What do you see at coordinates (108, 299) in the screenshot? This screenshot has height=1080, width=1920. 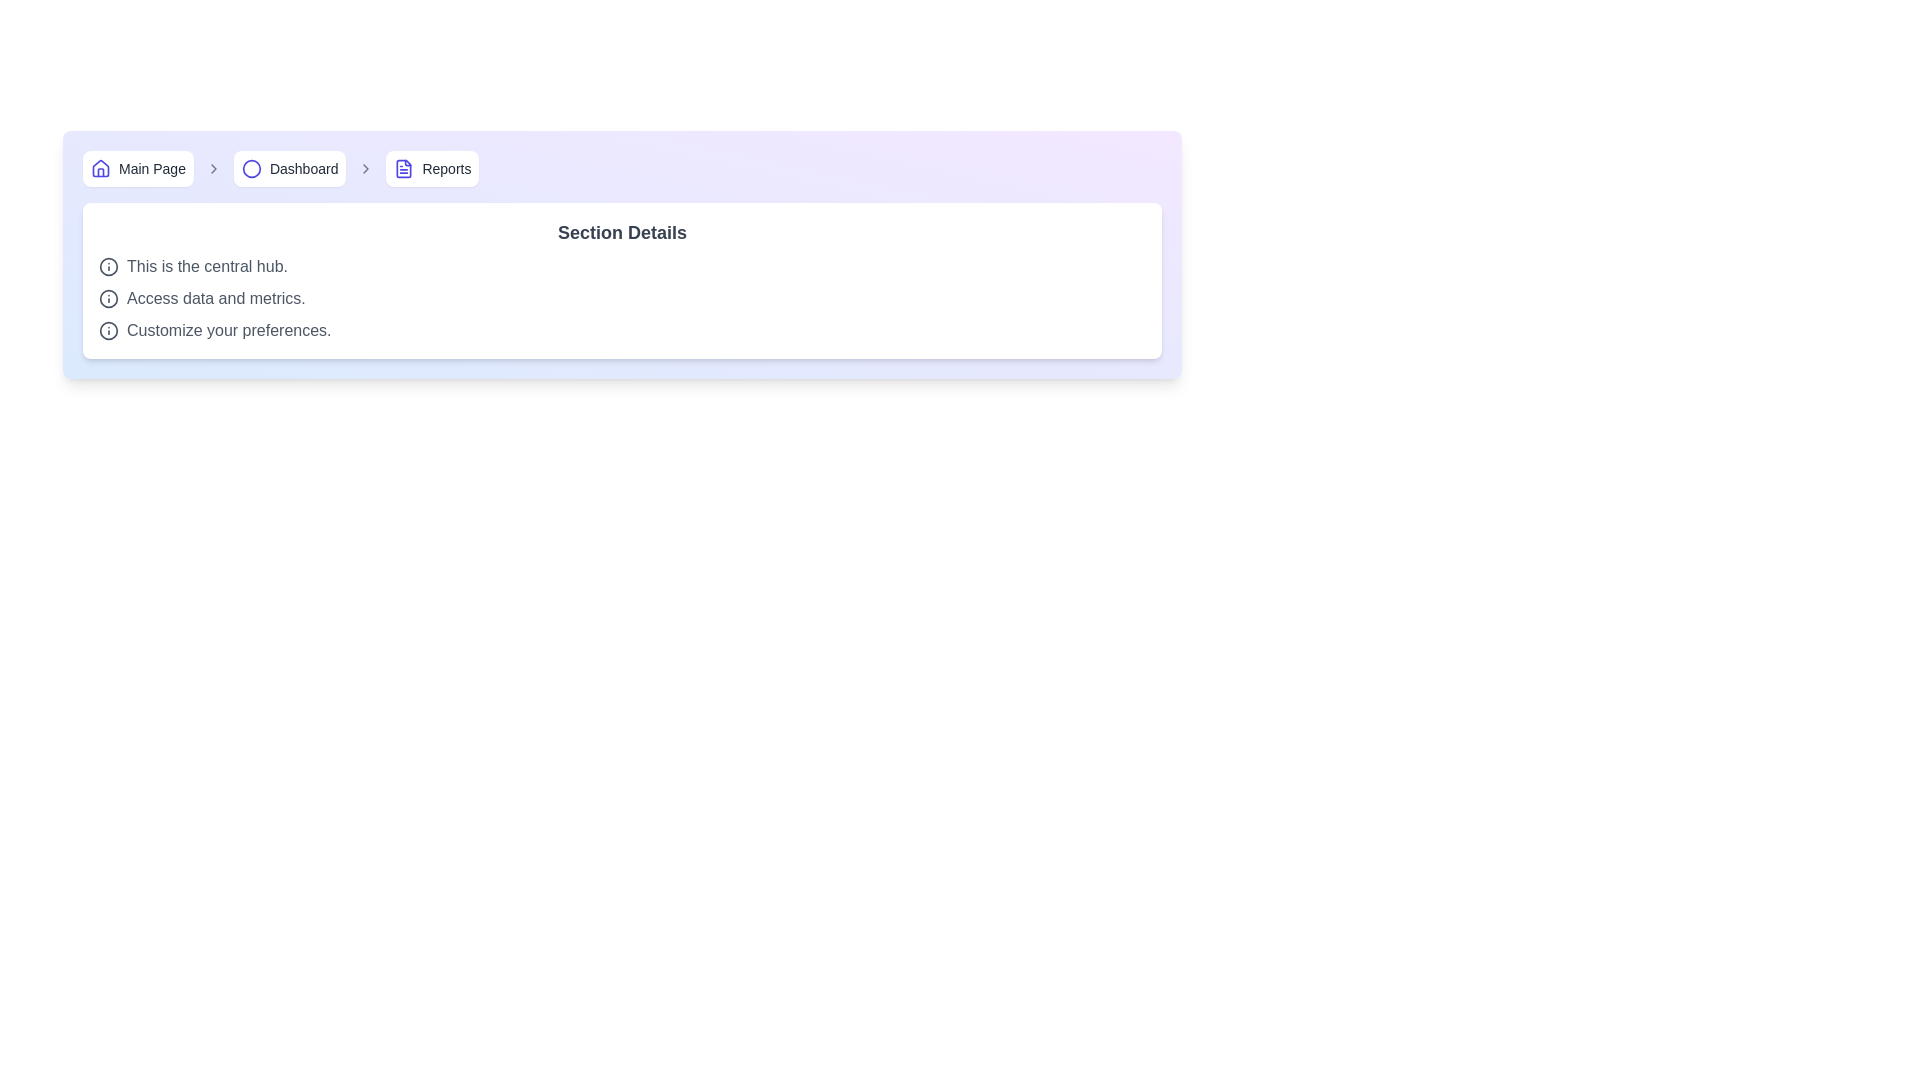 I see `the center of the informational icon styled as a circled 'i', which is located to the left of the text 'Access data and metrics.'` at bounding box center [108, 299].